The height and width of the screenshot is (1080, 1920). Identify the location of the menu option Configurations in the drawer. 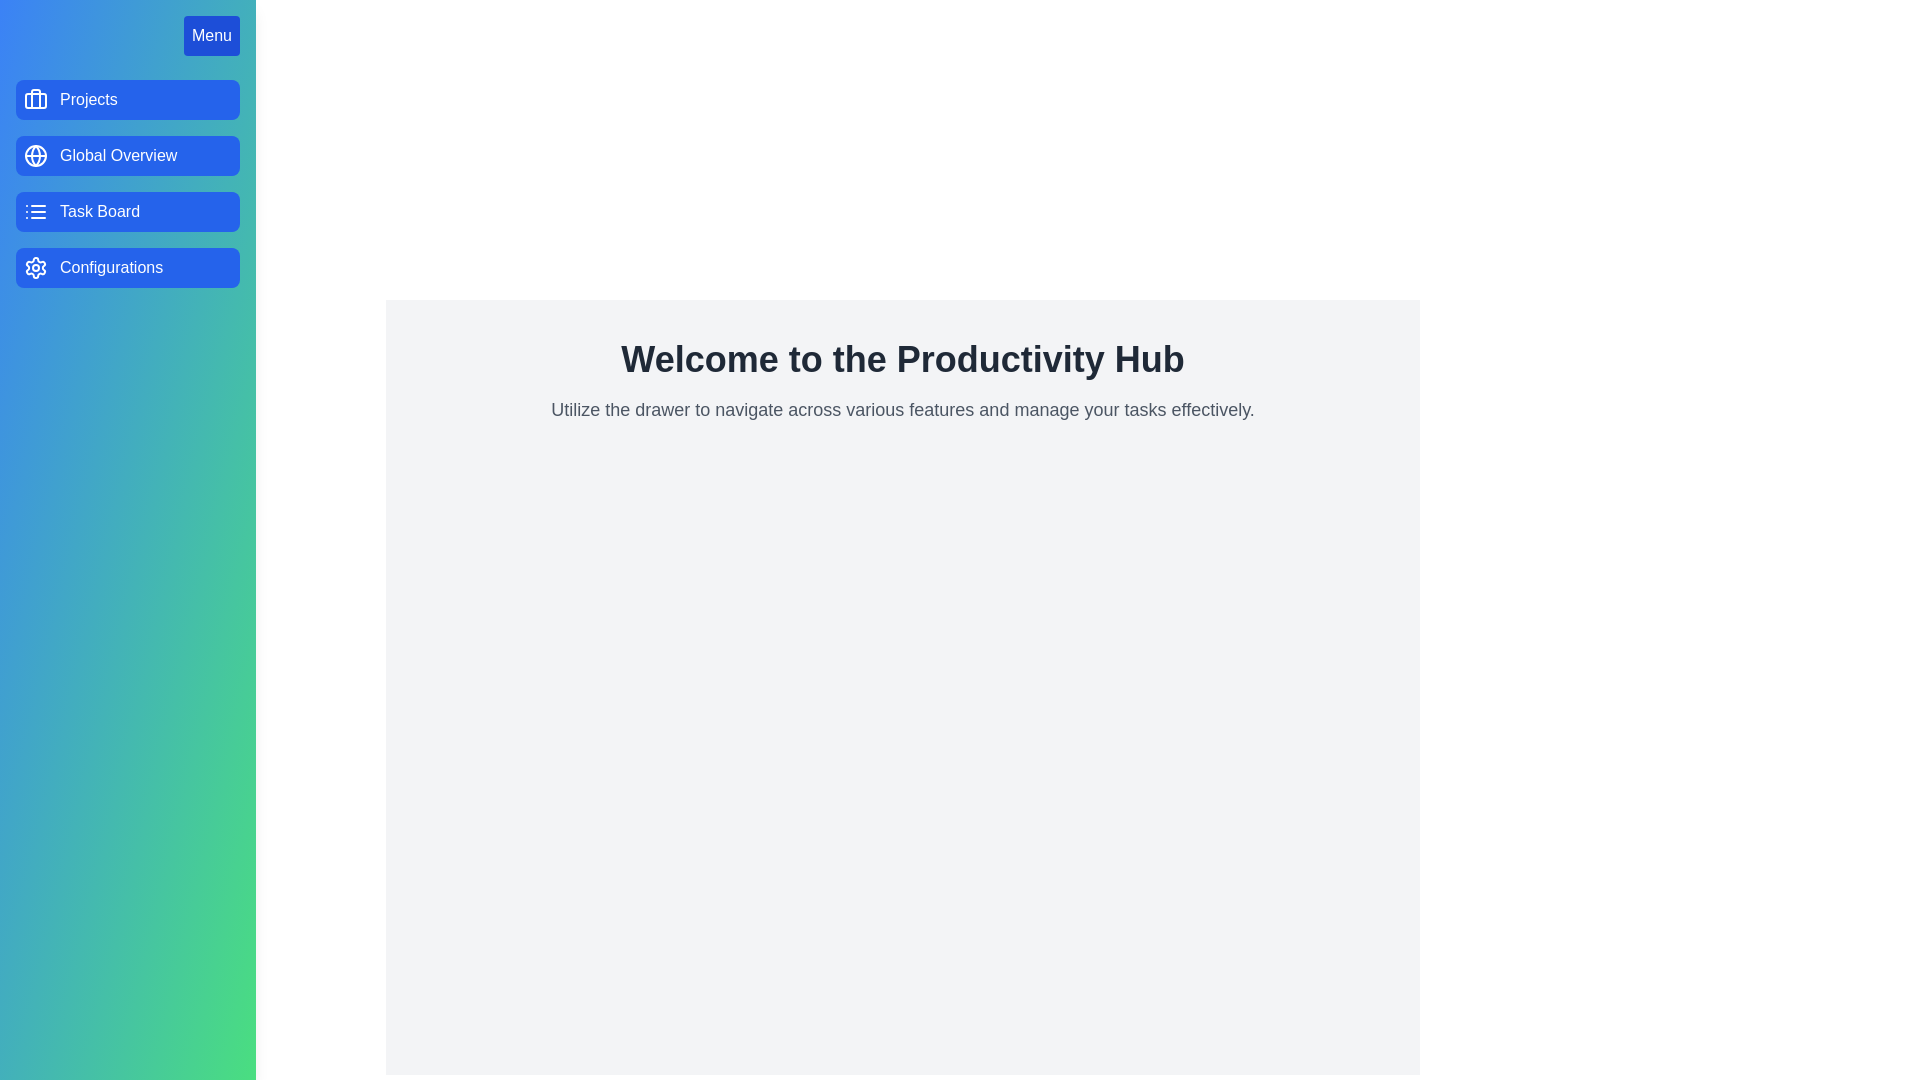
(127, 266).